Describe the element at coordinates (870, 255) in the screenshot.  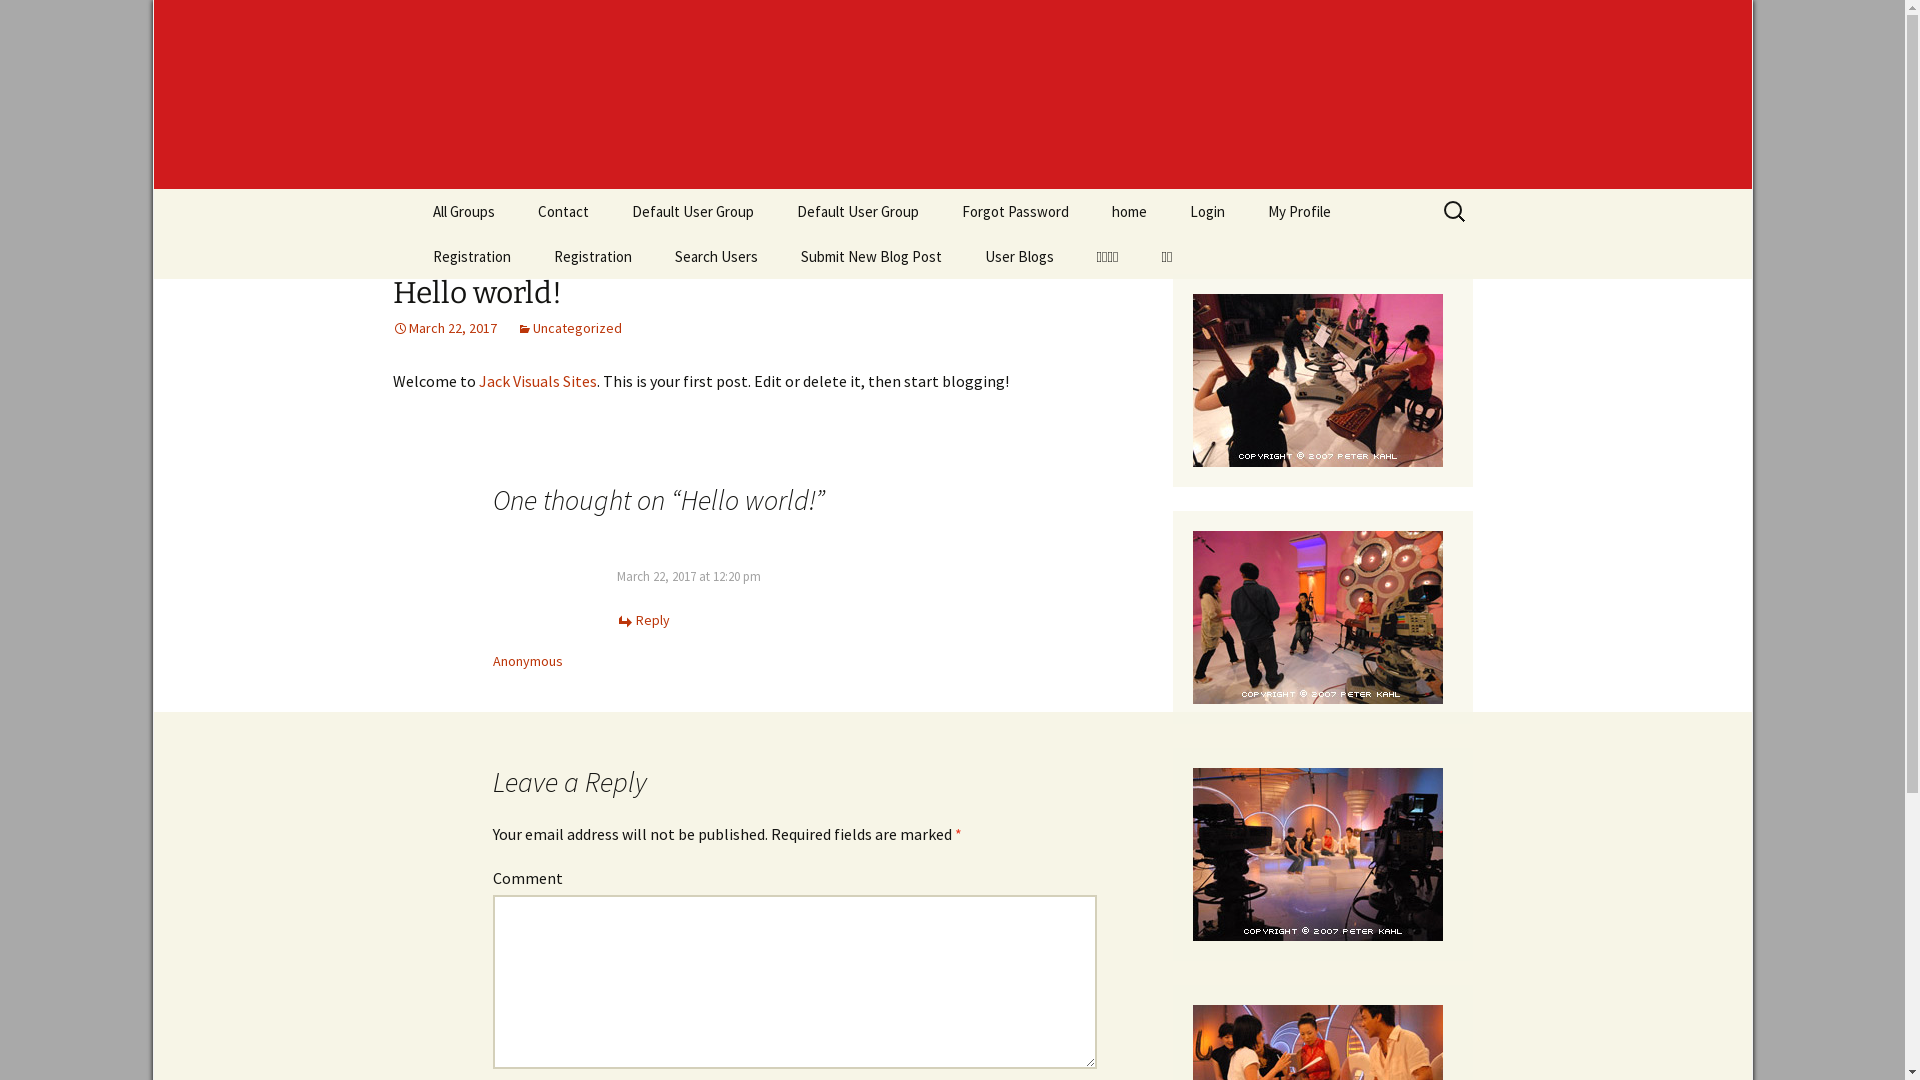
I see `'Submit New Blog Post'` at that location.